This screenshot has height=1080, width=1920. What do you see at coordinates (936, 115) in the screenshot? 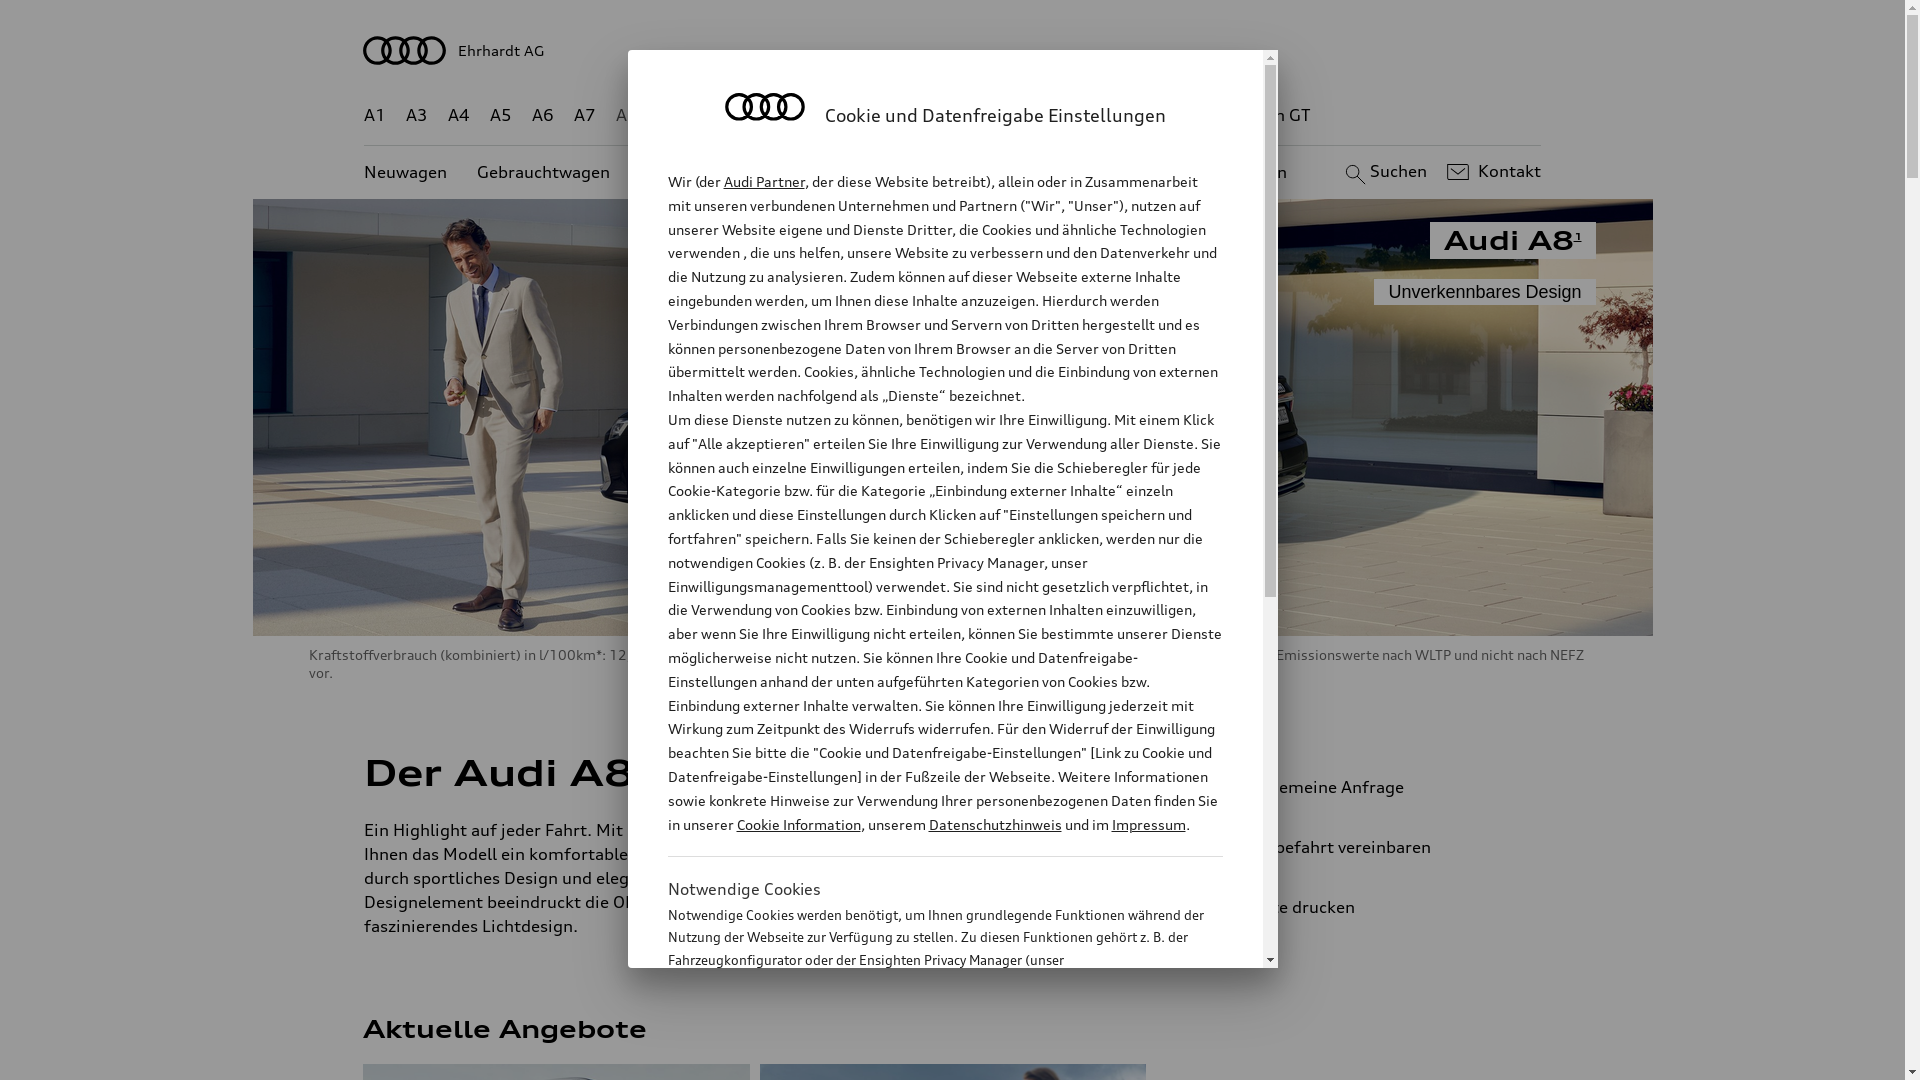
I see `'Q8'` at bounding box center [936, 115].